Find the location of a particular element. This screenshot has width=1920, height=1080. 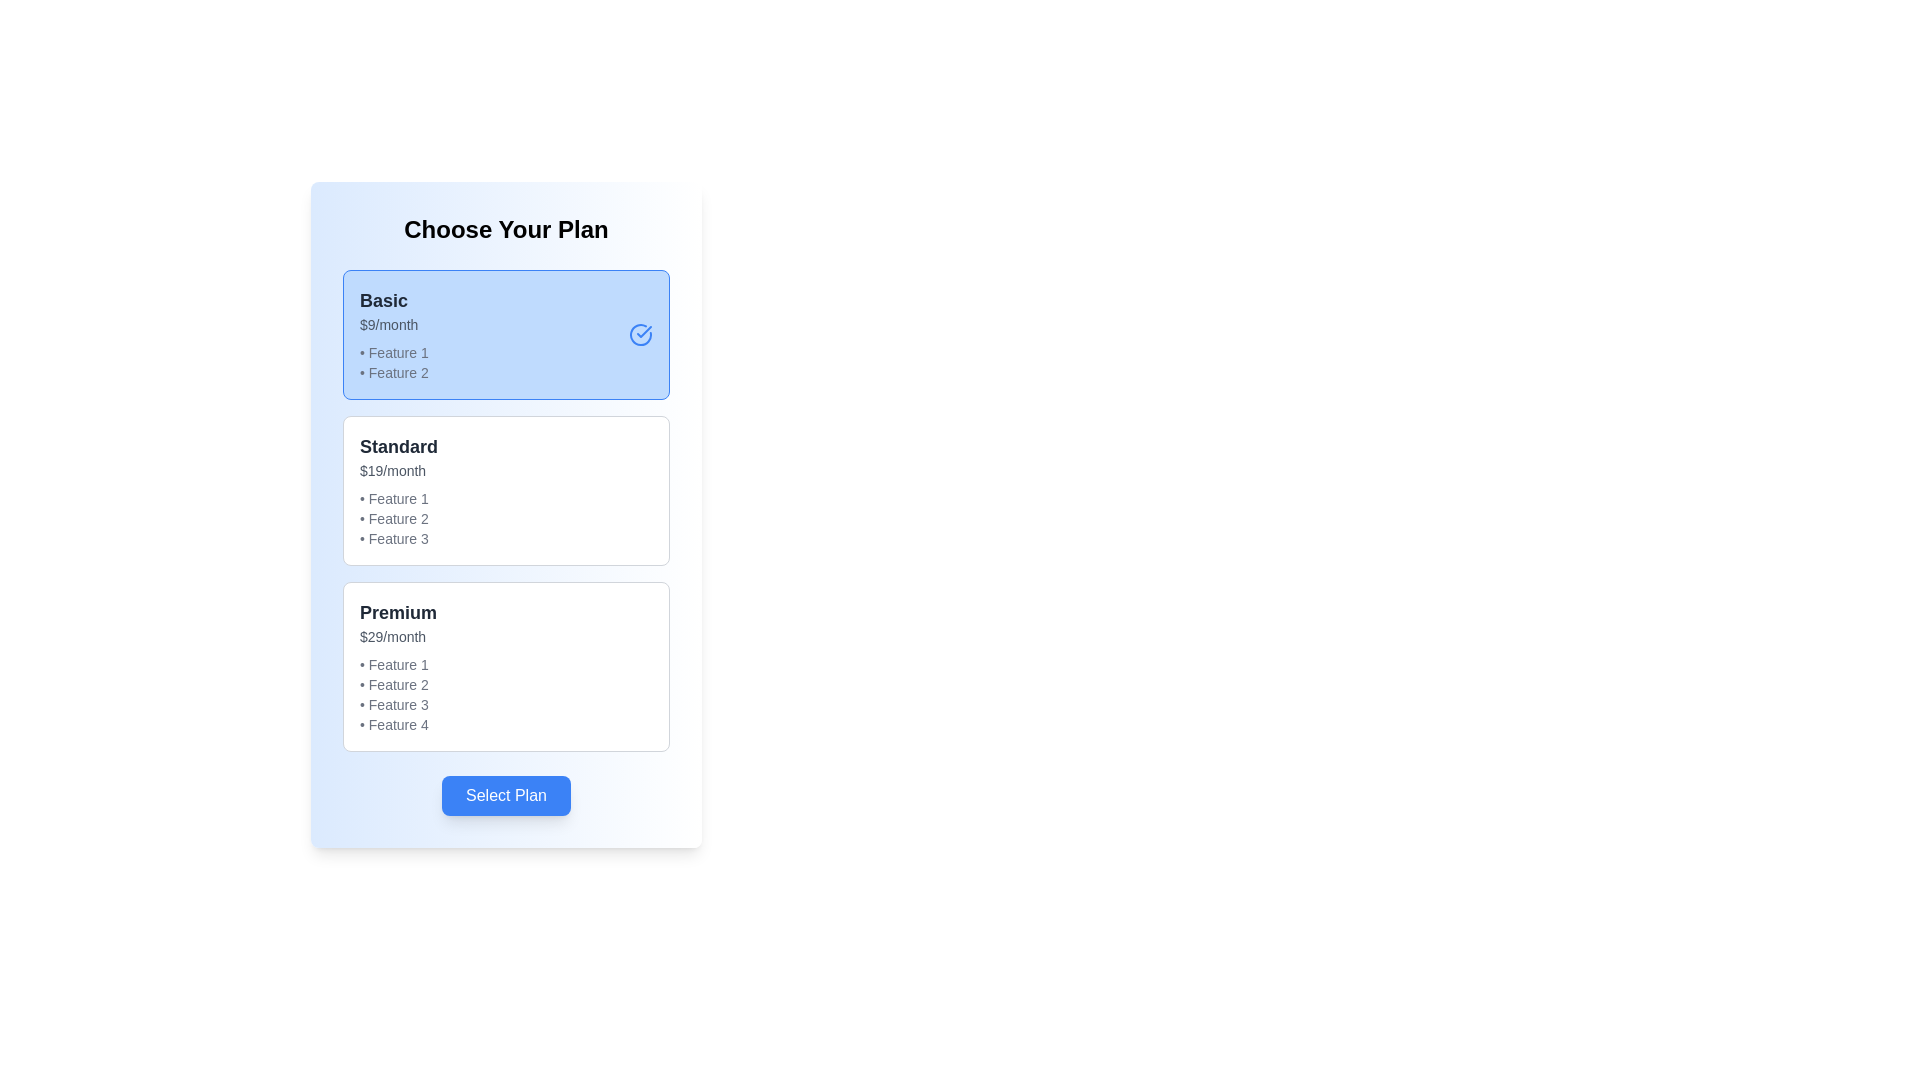

the 'Standard' pricing plan text block, which contains the title 'Standard', pricing information '$19/month', and a list of features arranged vertically is located at coordinates (398, 490).